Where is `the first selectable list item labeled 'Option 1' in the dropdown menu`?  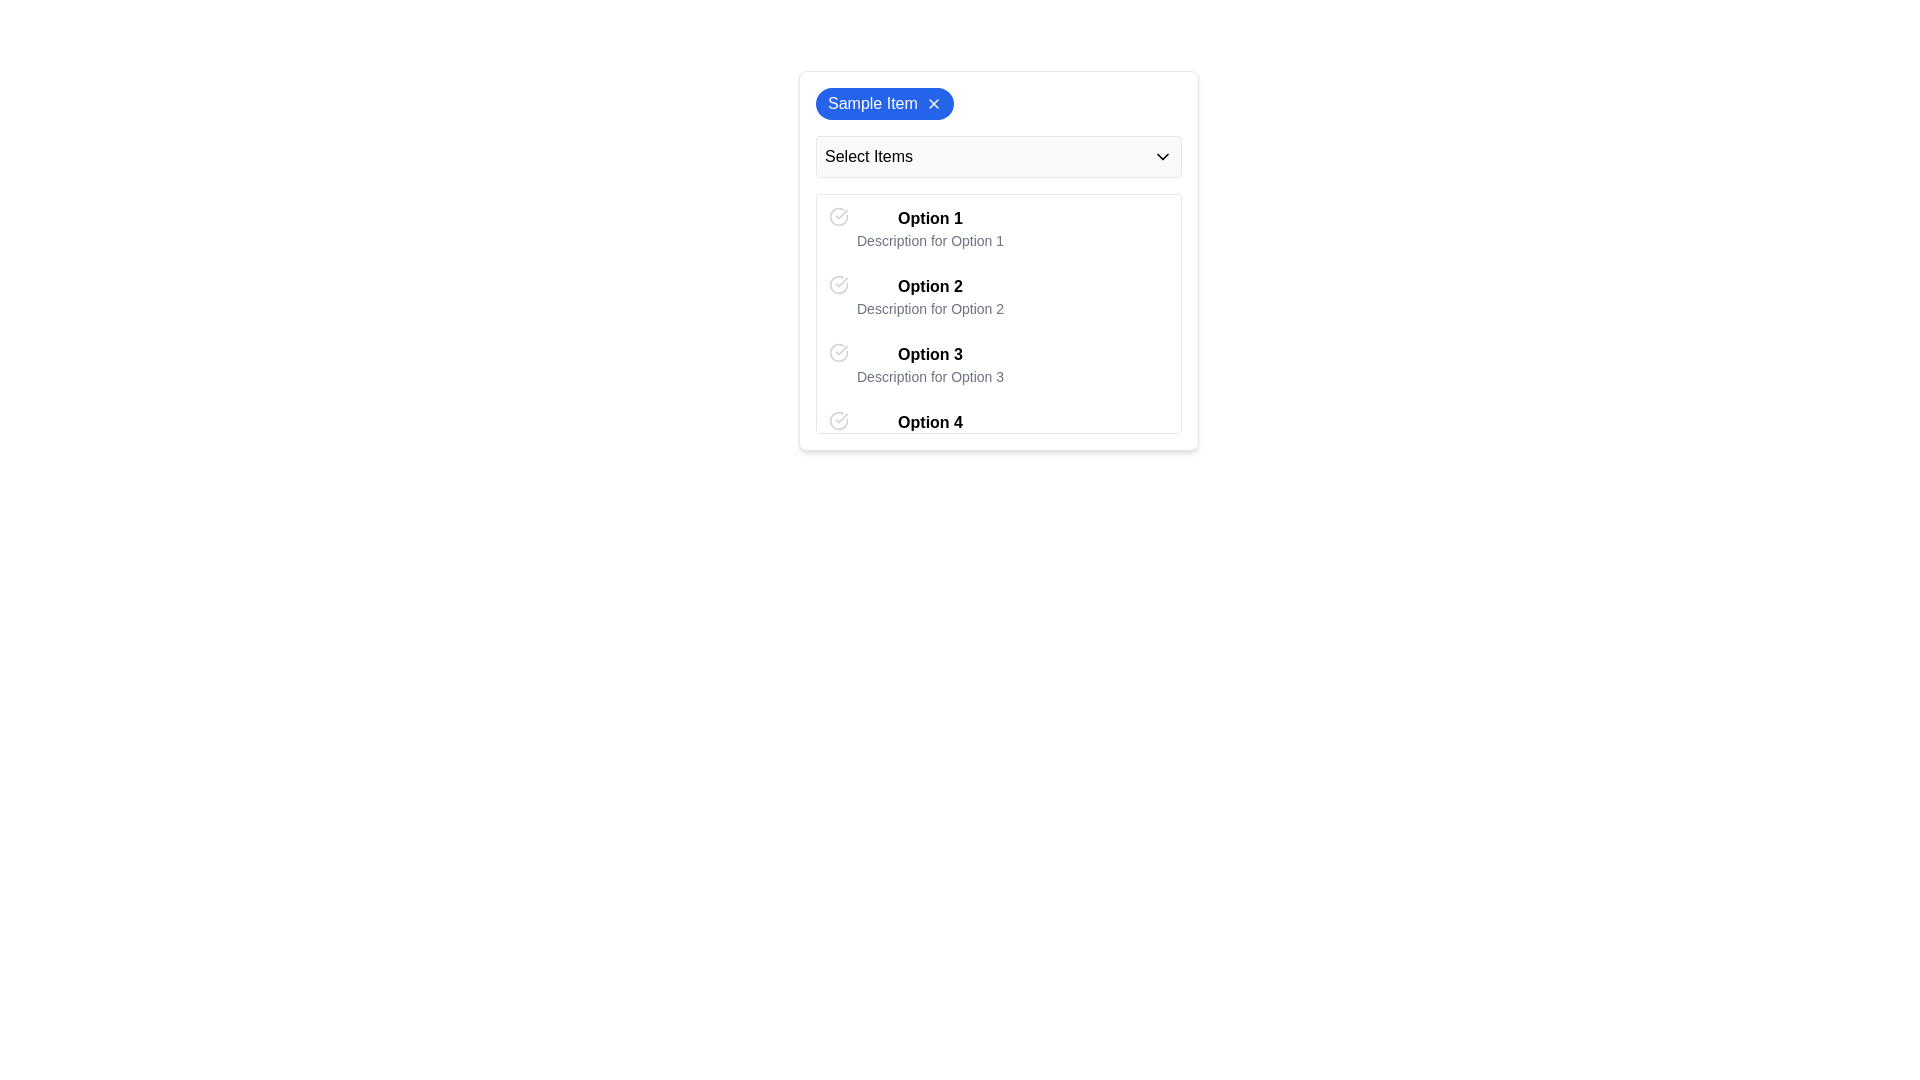 the first selectable list item labeled 'Option 1' in the dropdown menu is located at coordinates (929, 227).